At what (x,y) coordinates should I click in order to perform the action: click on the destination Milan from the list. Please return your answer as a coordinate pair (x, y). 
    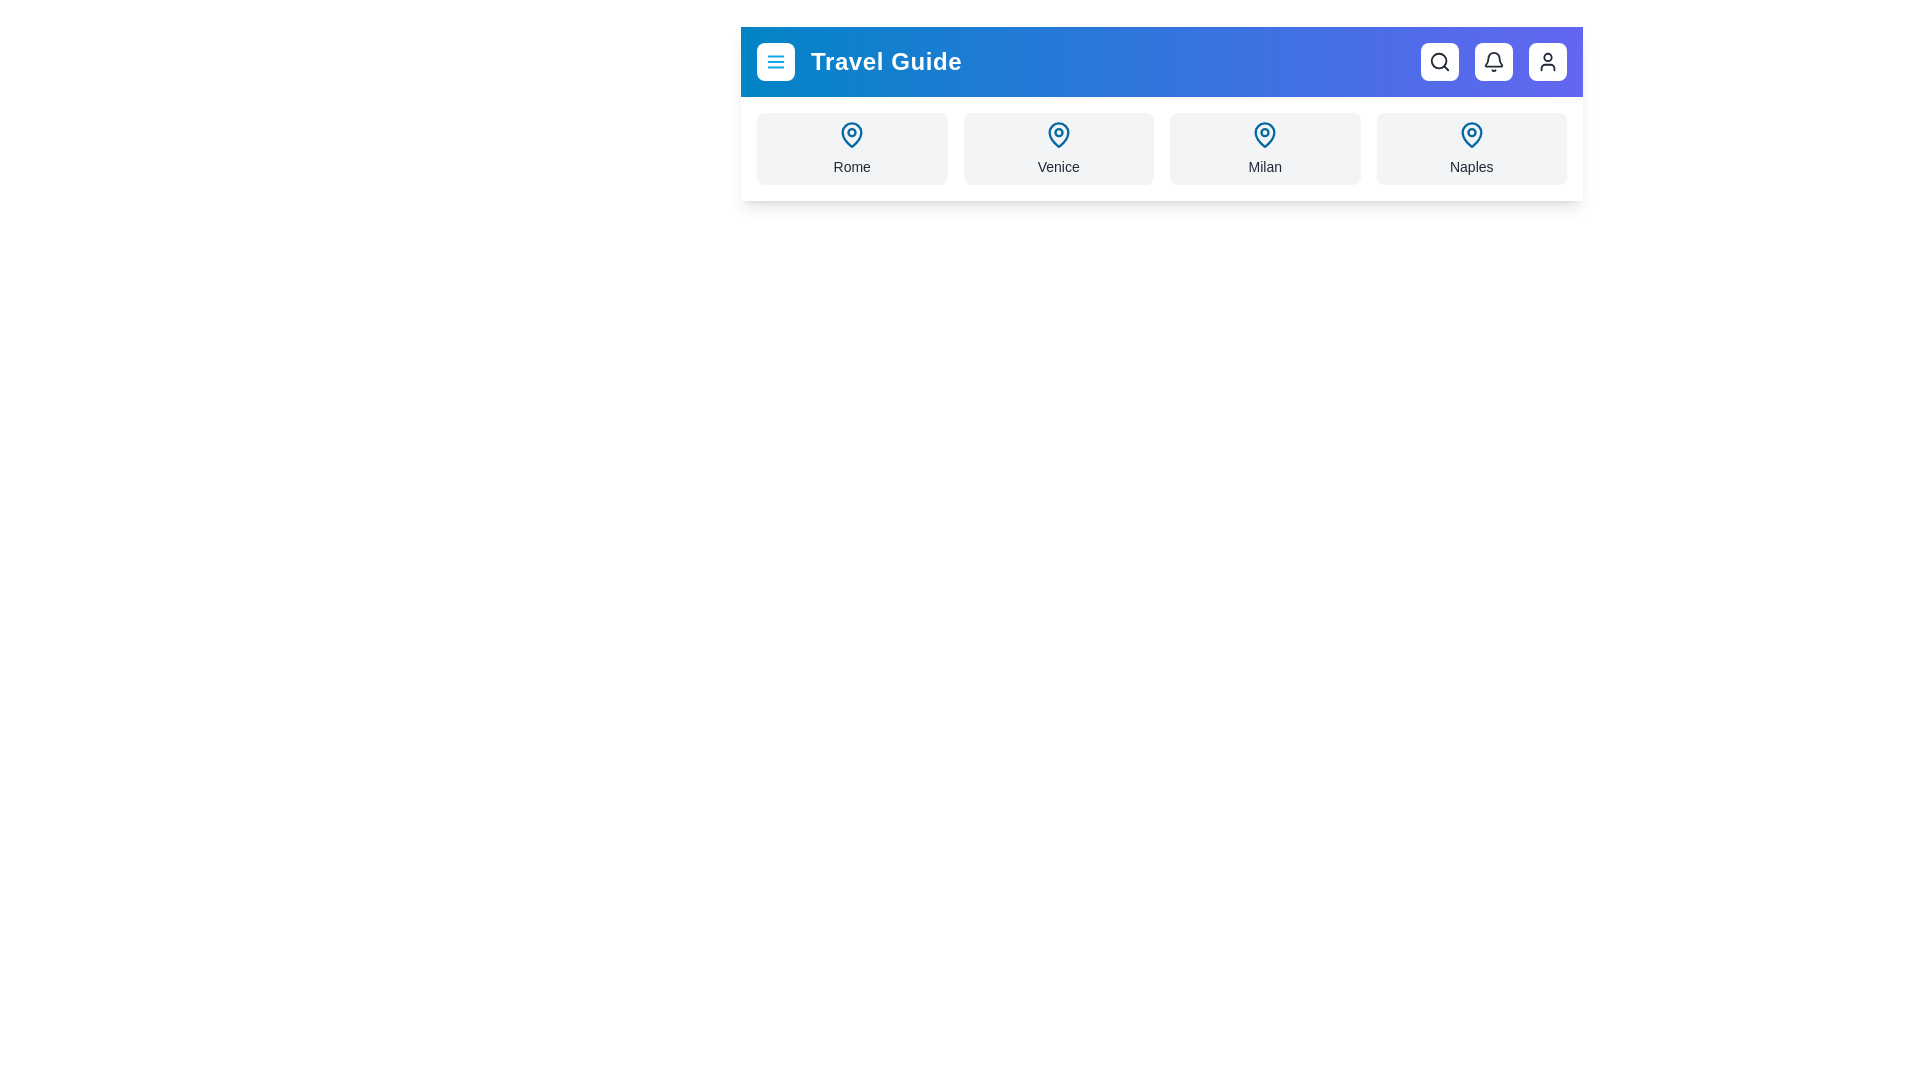
    Looking at the image, I should click on (1264, 148).